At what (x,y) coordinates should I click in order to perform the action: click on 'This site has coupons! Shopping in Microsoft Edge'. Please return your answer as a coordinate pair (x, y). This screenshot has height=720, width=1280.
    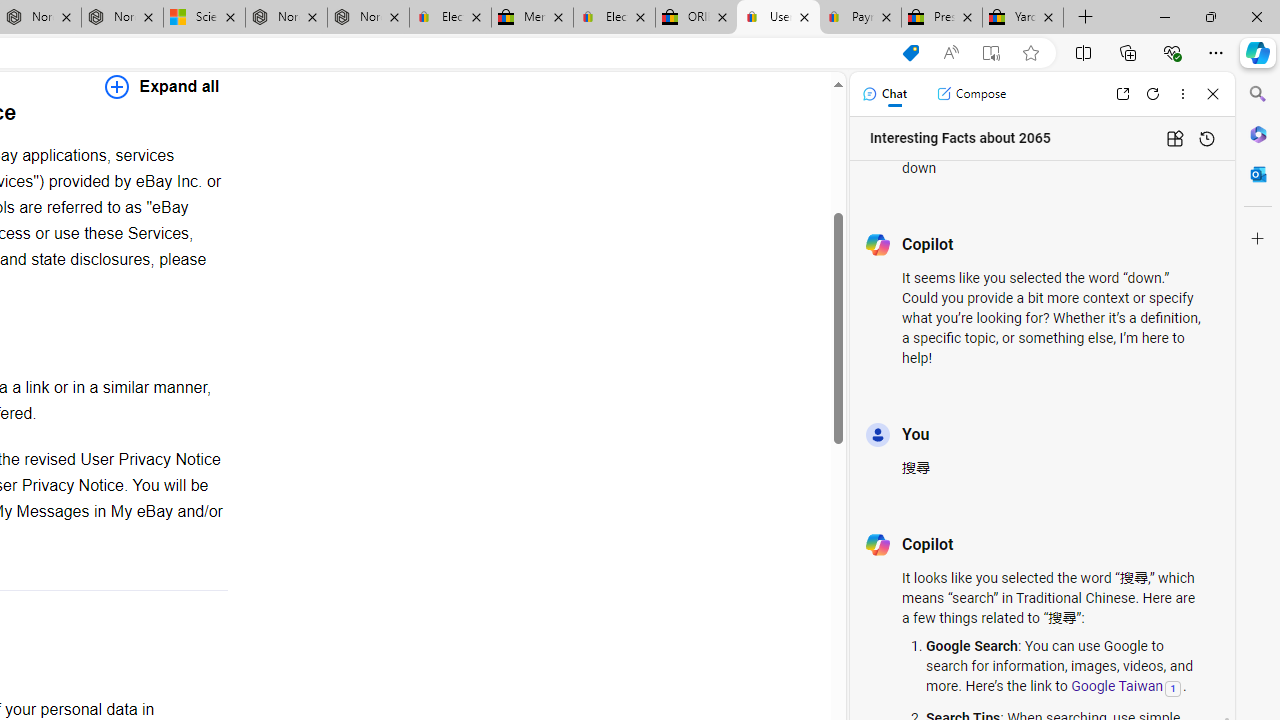
    Looking at the image, I should click on (909, 52).